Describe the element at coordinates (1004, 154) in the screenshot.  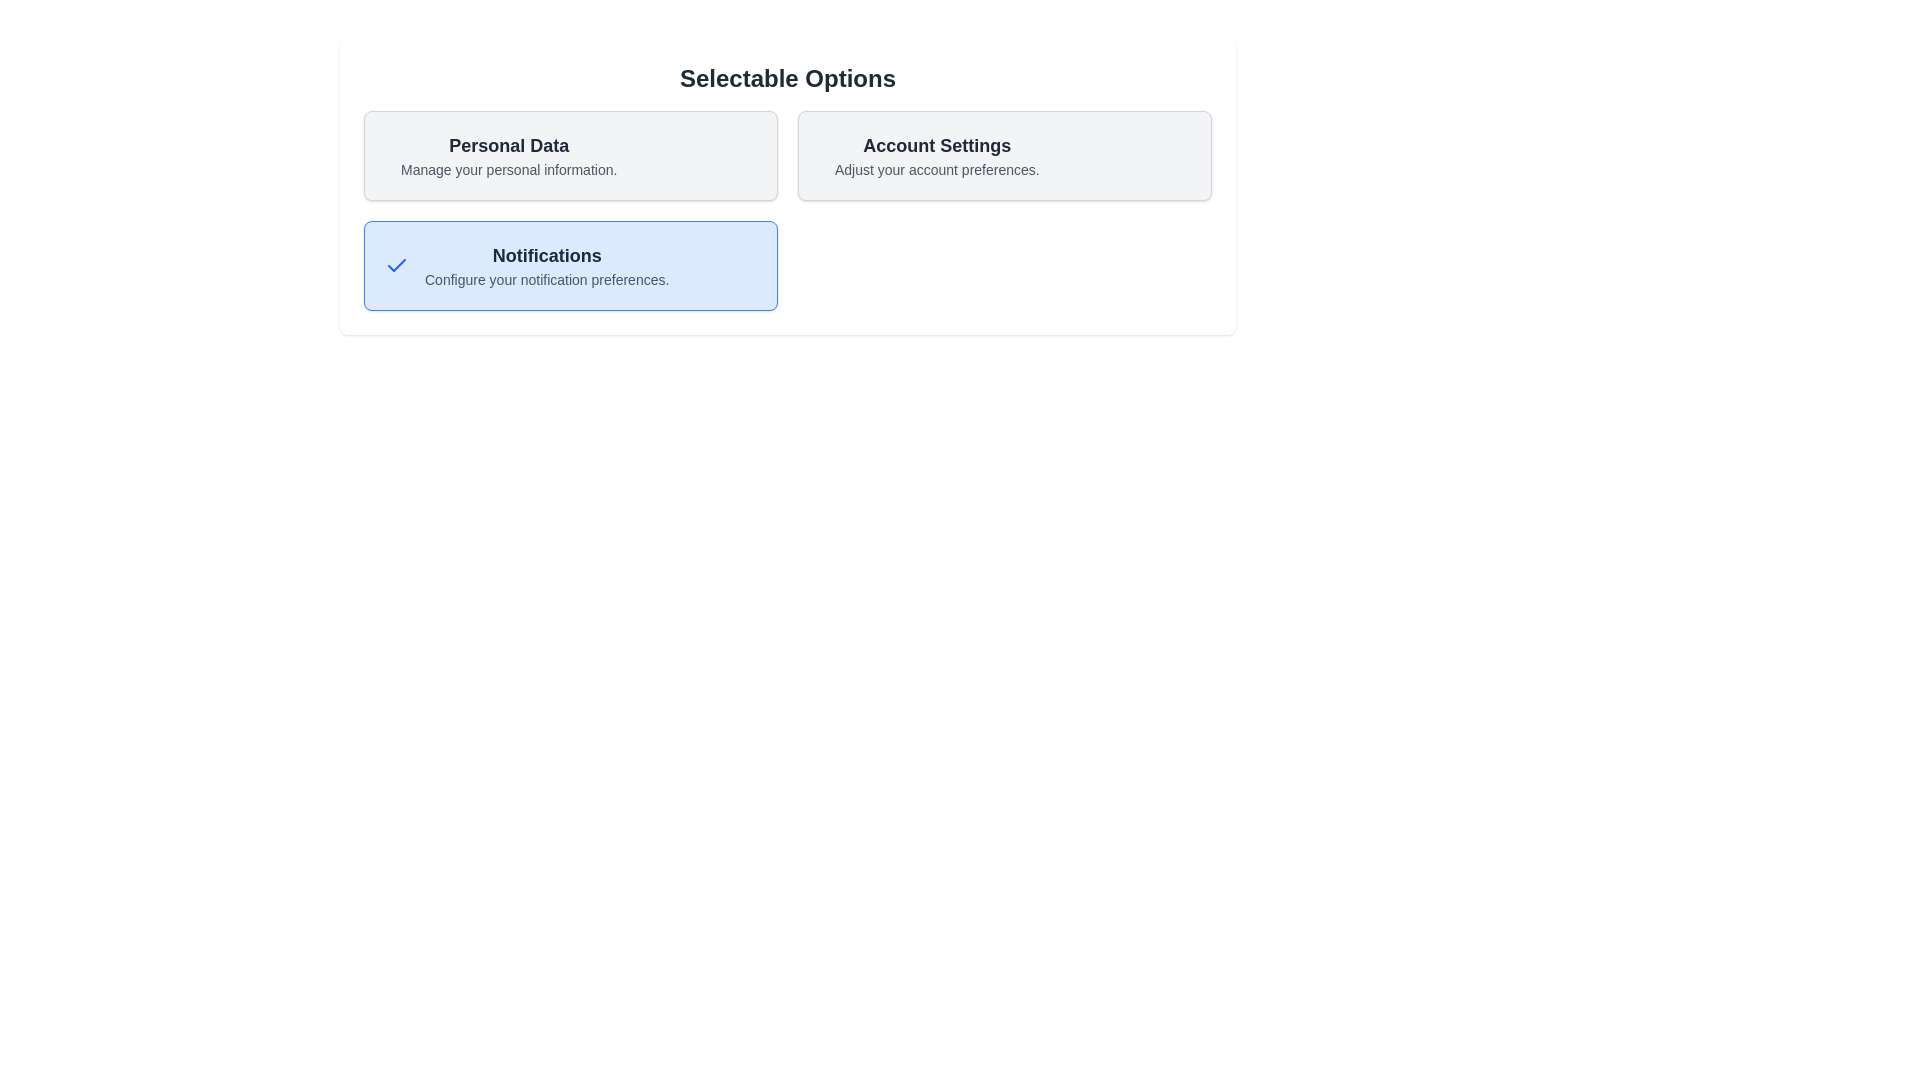
I see `the 'Account Settings' card, which is the second card in a grid layout` at that location.